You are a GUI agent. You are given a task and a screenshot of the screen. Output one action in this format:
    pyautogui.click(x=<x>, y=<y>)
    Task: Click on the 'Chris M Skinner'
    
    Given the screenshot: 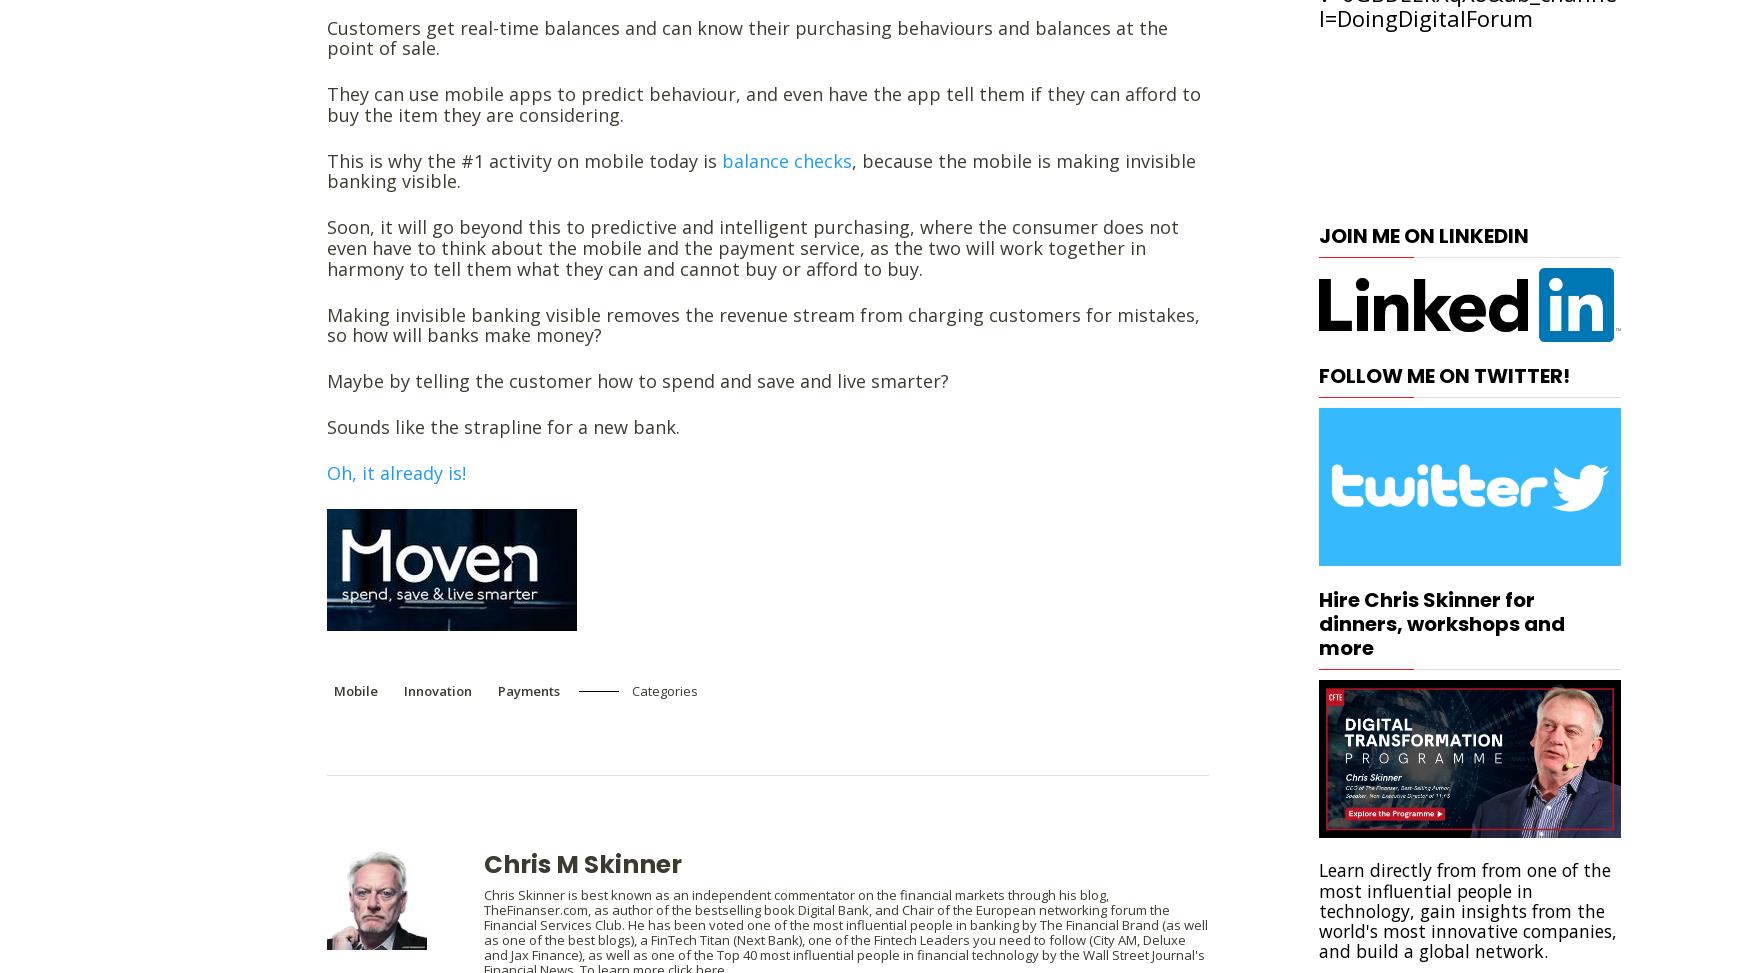 What is the action you would take?
    pyautogui.click(x=582, y=864)
    